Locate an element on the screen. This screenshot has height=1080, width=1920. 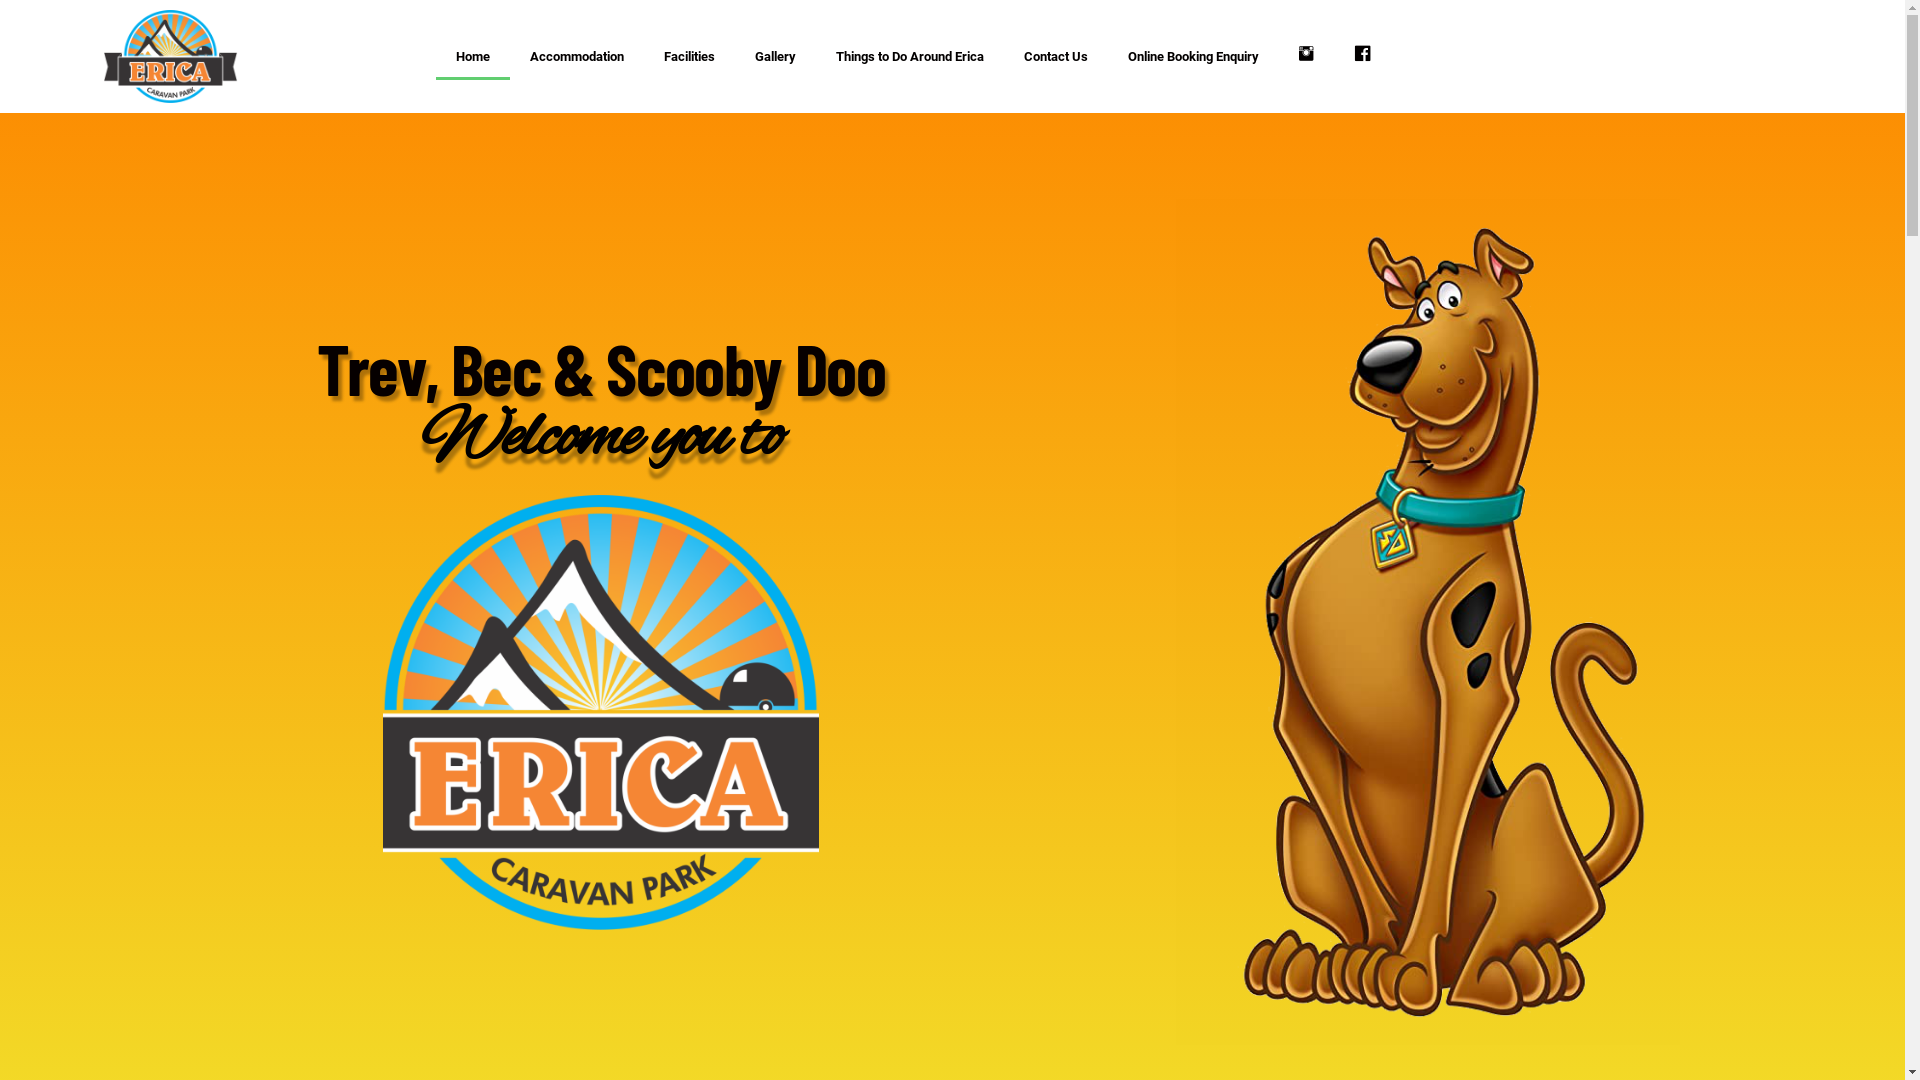
'Things to Do Around Erica' is located at coordinates (909, 56).